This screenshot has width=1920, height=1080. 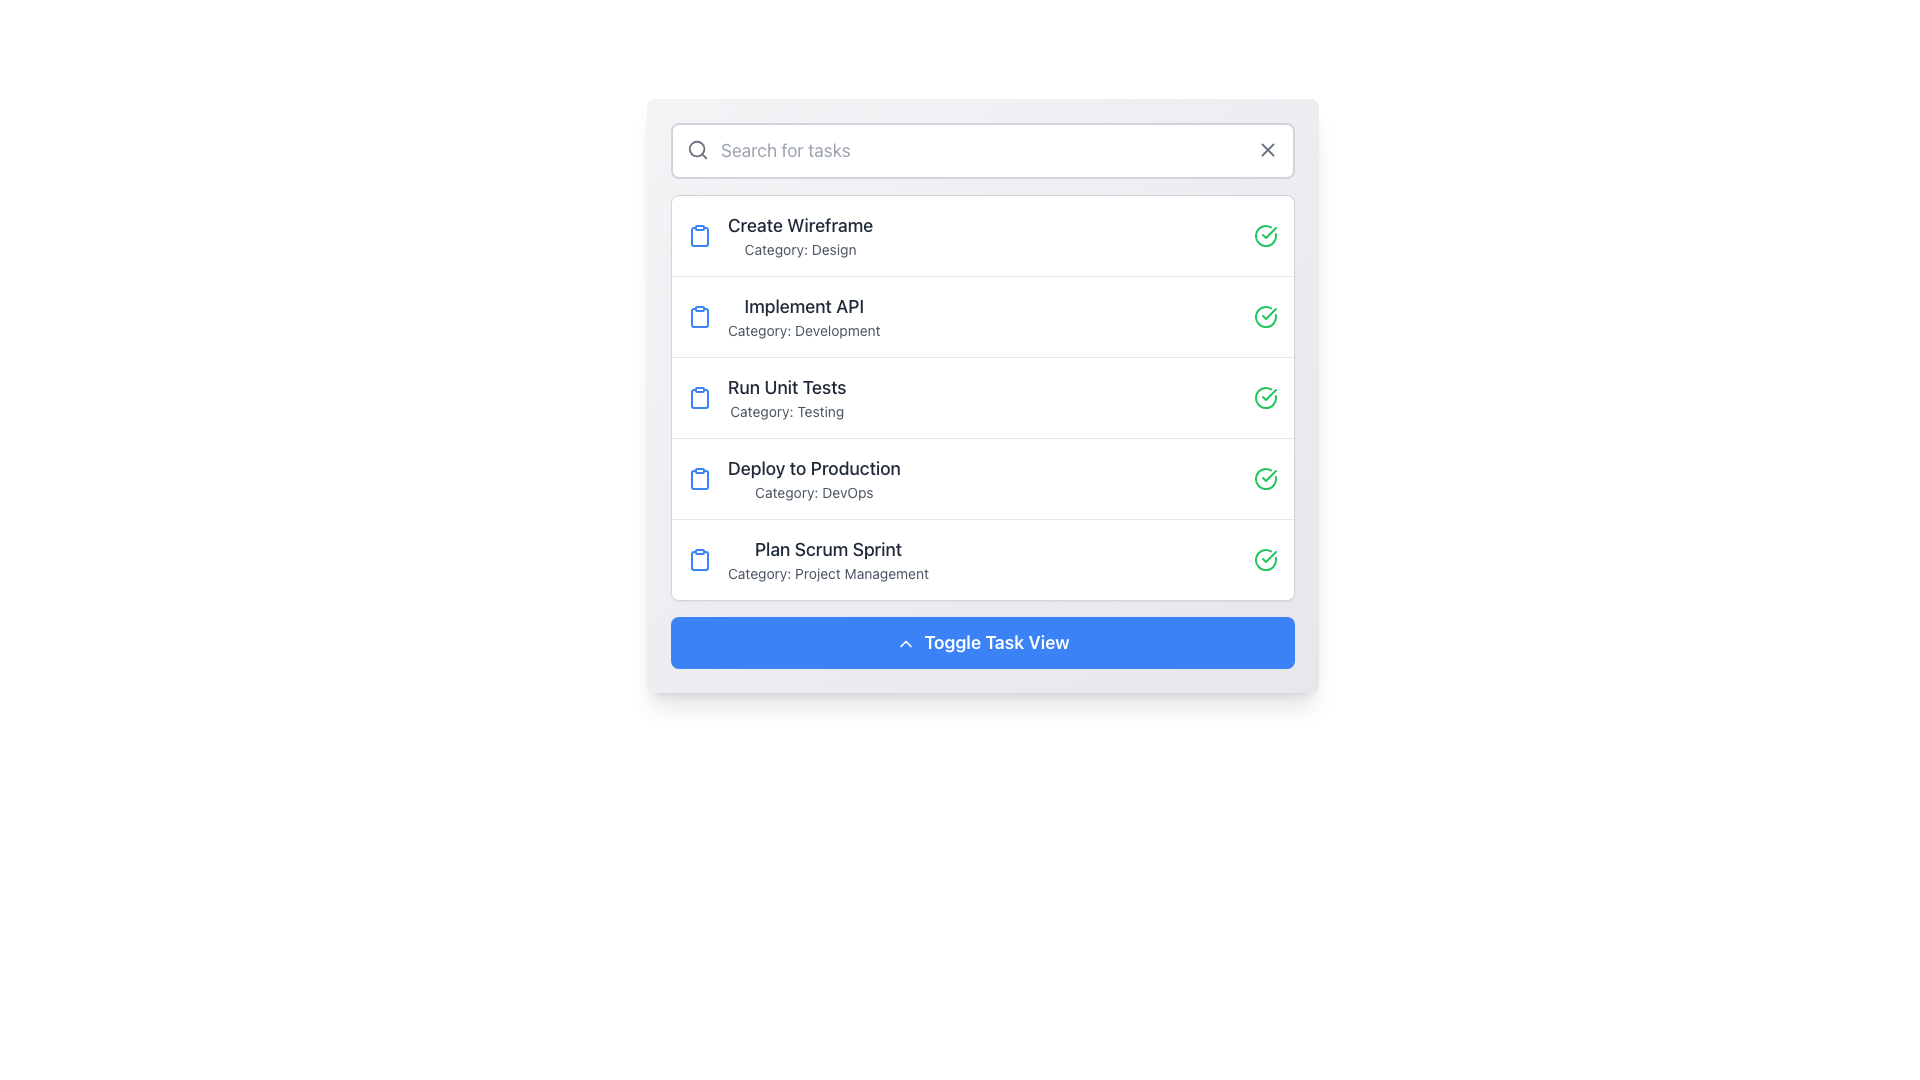 I want to click on the blue clipboard icon representing a task or document, which is located to the left of the text 'Create Wireframe', so click(x=700, y=234).